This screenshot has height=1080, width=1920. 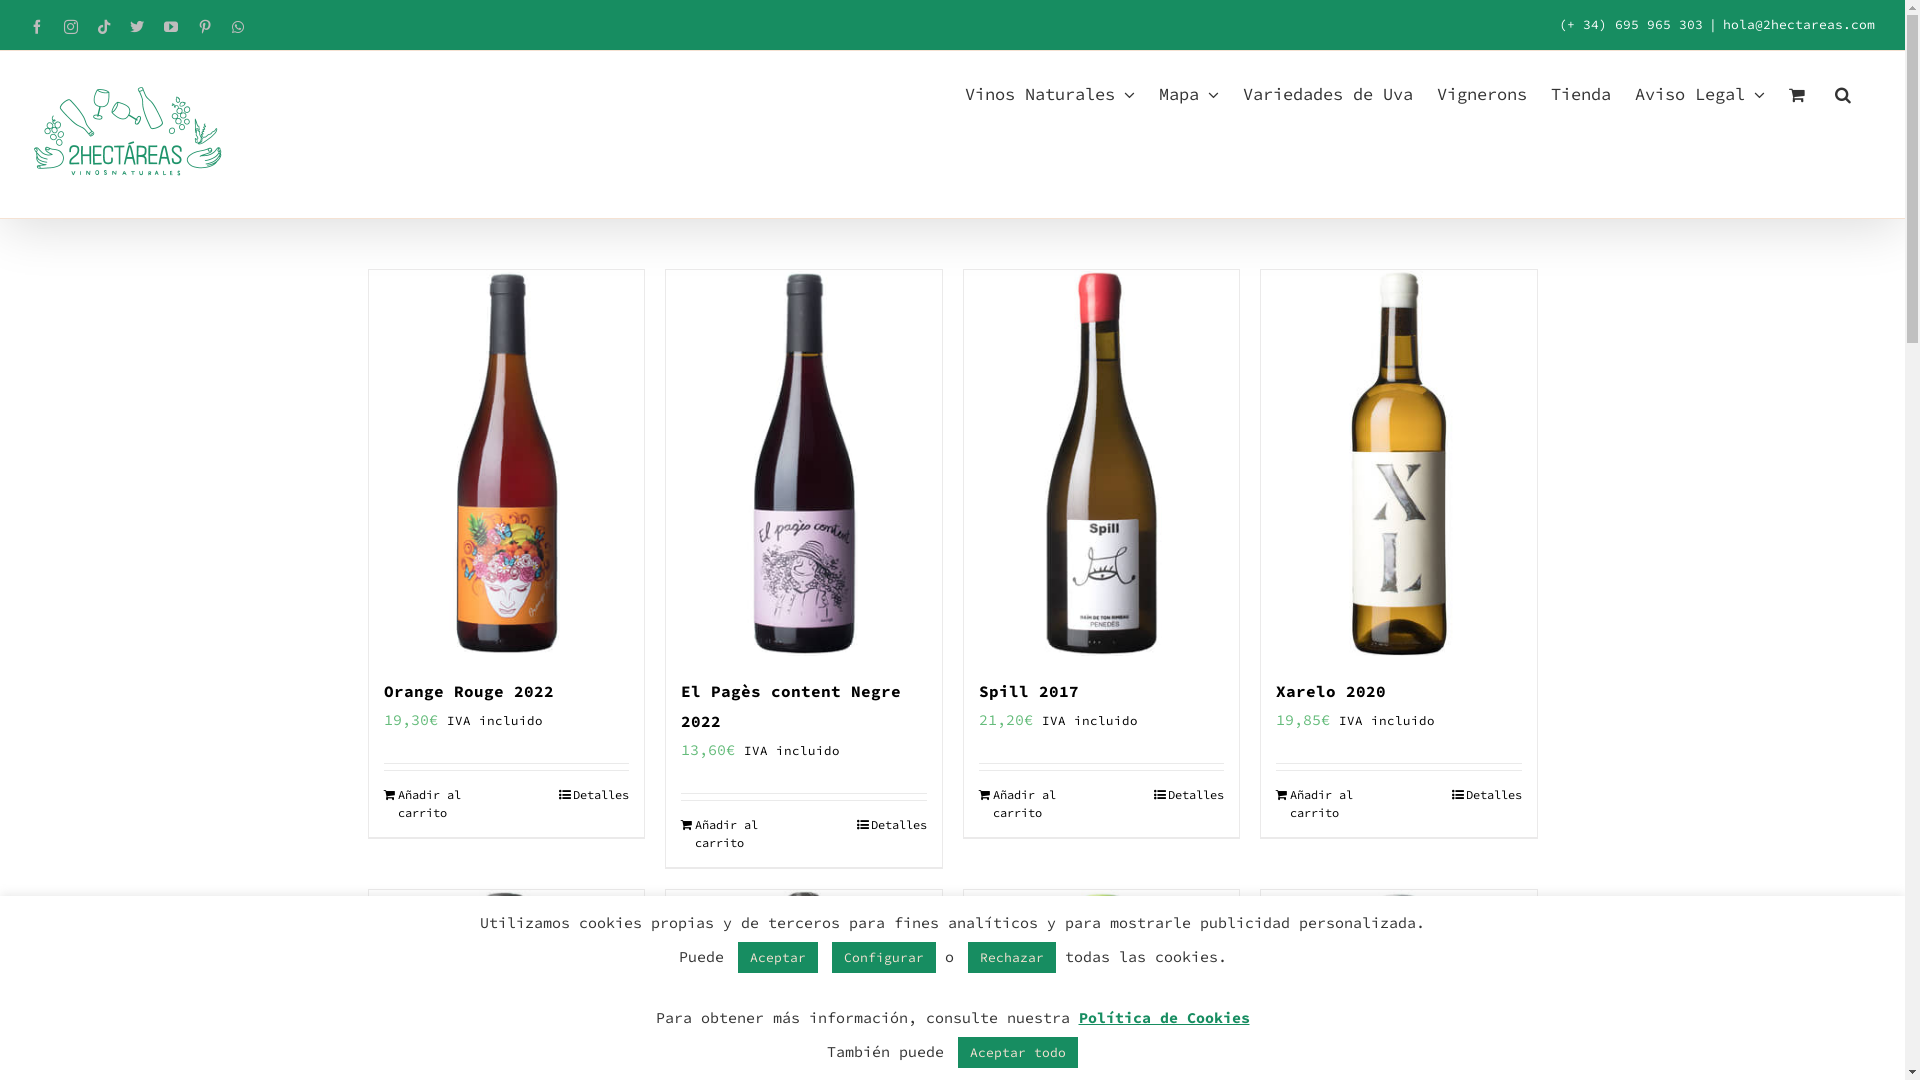 What do you see at coordinates (163, 27) in the screenshot?
I see `'YouTube'` at bounding box center [163, 27].